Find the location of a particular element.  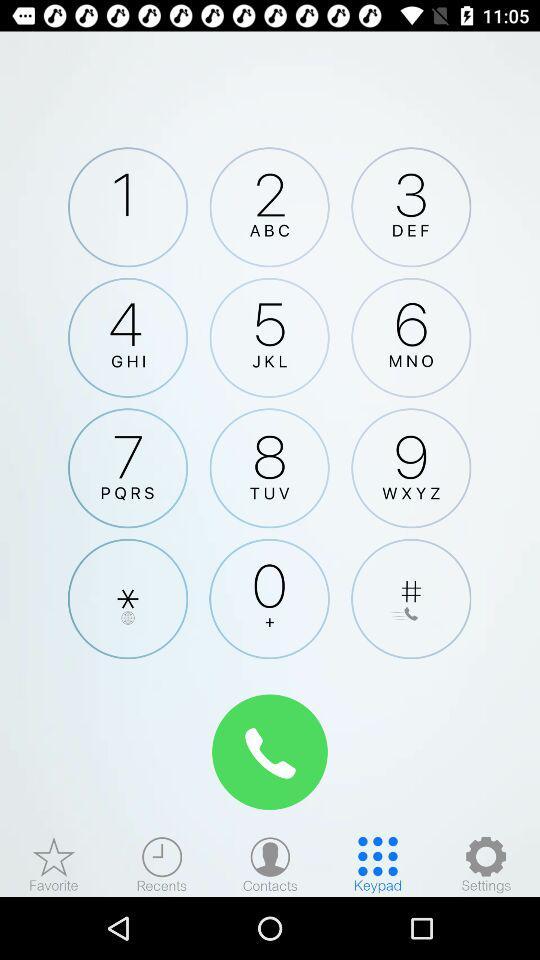

7 is located at coordinates (128, 468).